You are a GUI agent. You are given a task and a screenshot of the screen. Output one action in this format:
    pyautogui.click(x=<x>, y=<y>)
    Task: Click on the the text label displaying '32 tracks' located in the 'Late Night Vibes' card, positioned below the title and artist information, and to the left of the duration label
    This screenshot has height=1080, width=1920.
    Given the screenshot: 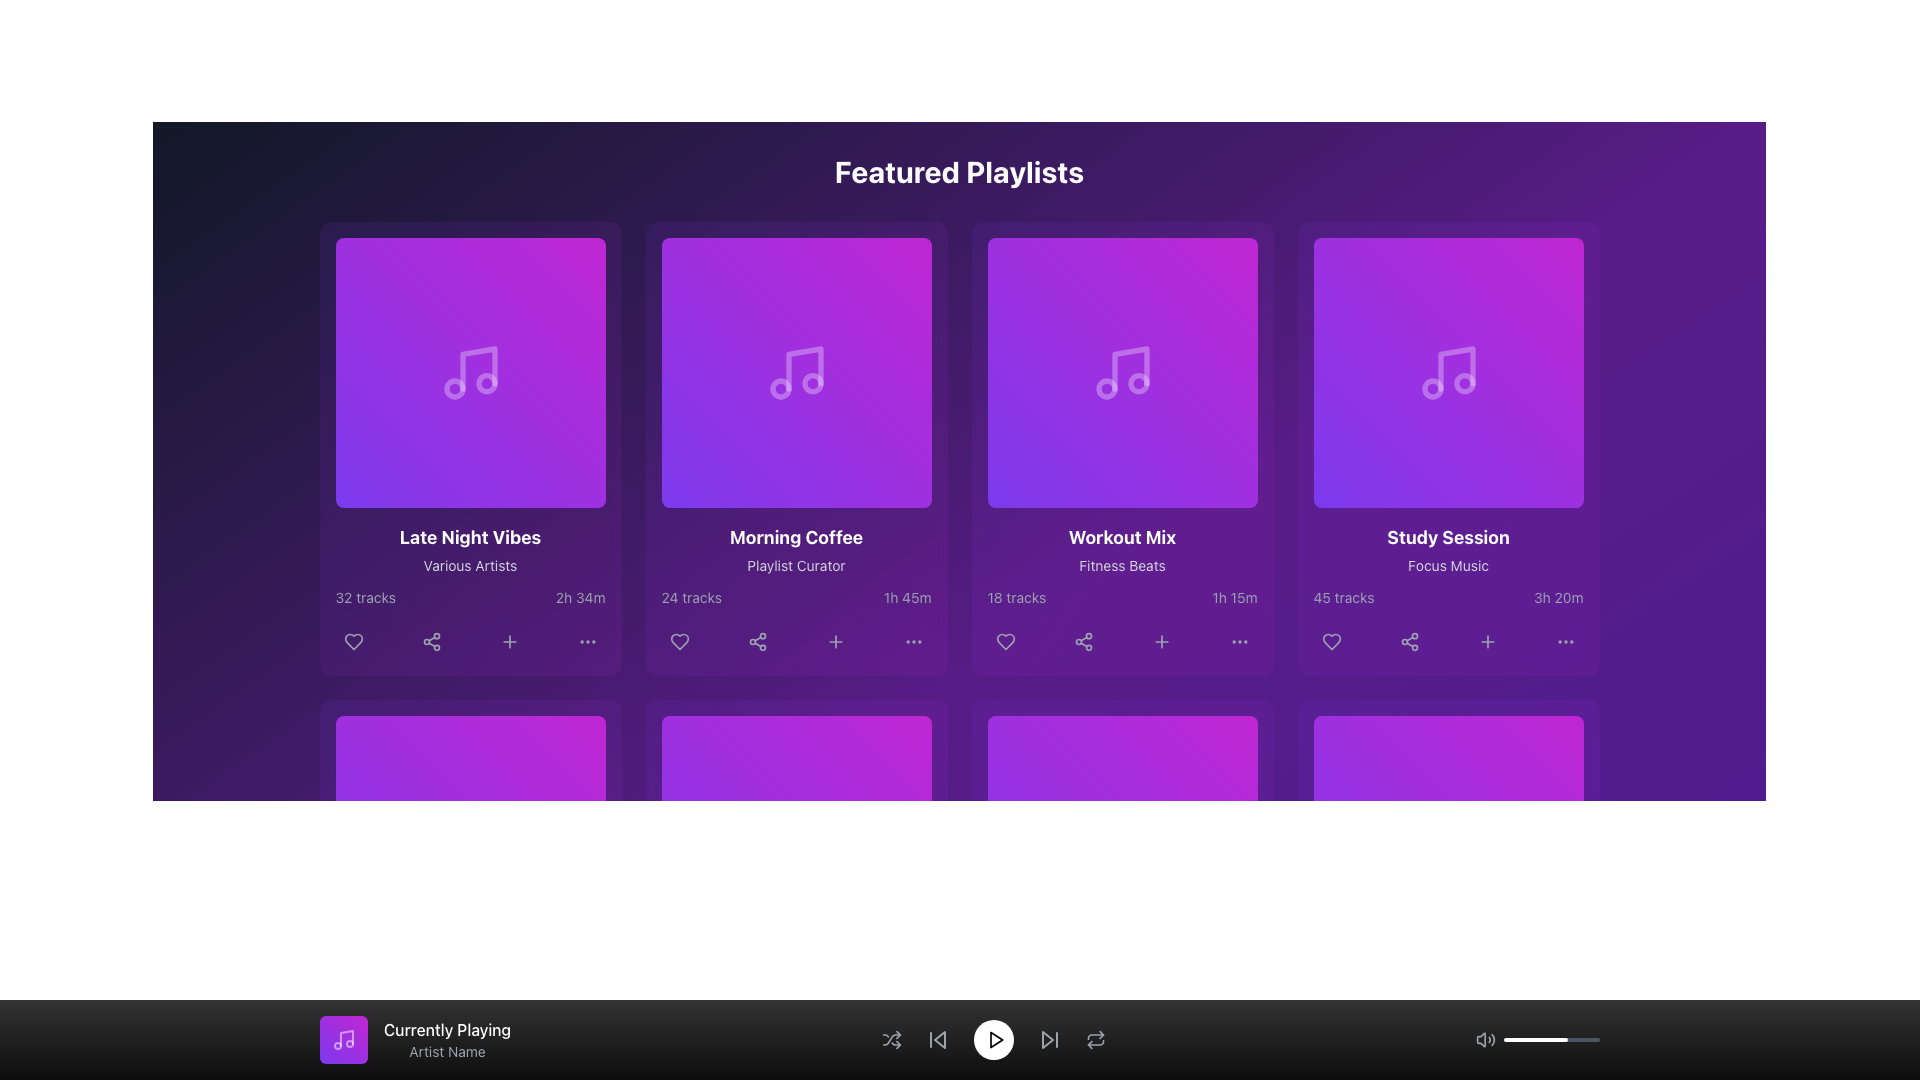 What is the action you would take?
    pyautogui.click(x=365, y=596)
    